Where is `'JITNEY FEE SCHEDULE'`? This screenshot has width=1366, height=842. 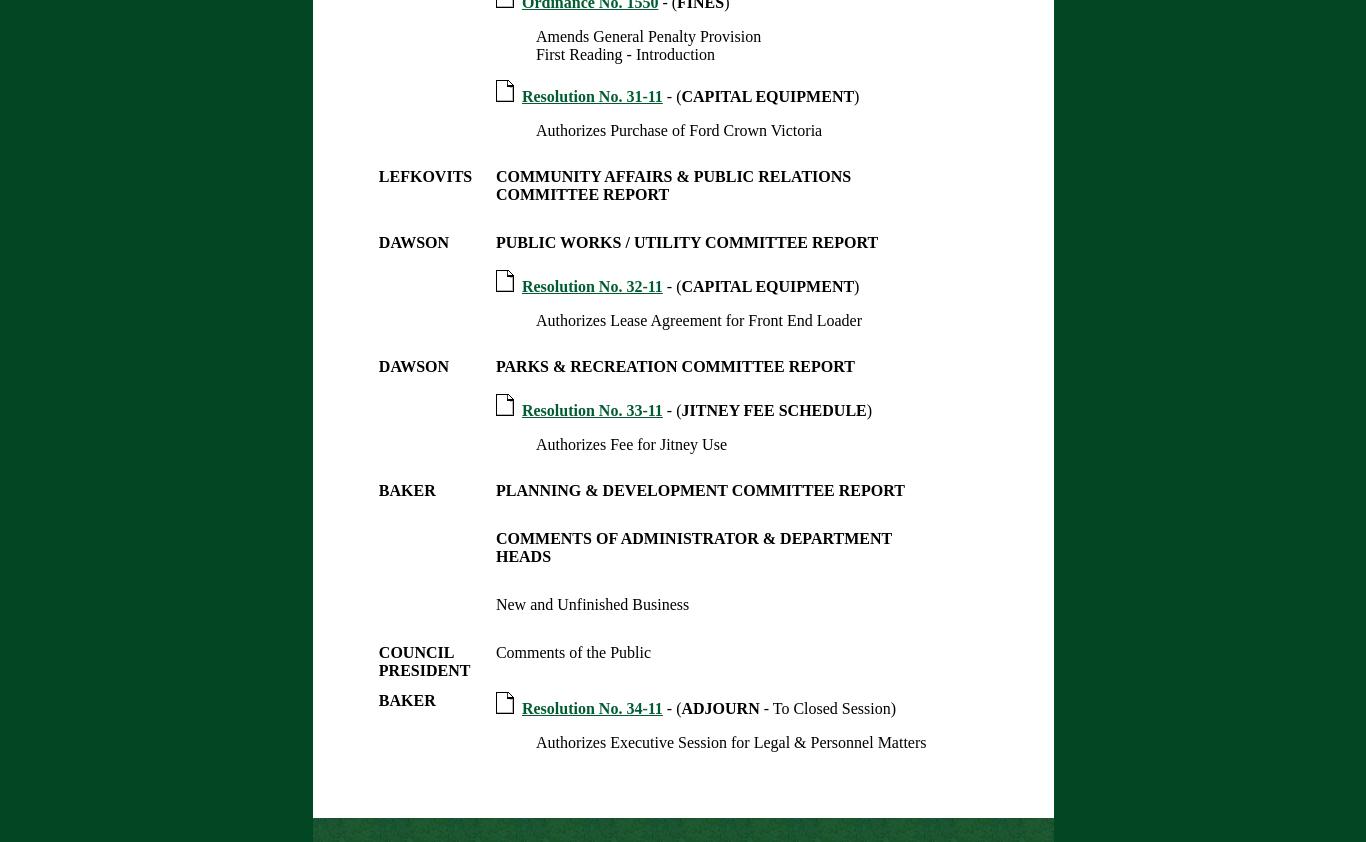 'JITNEY FEE SCHEDULE' is located at coordinates (679, 410).